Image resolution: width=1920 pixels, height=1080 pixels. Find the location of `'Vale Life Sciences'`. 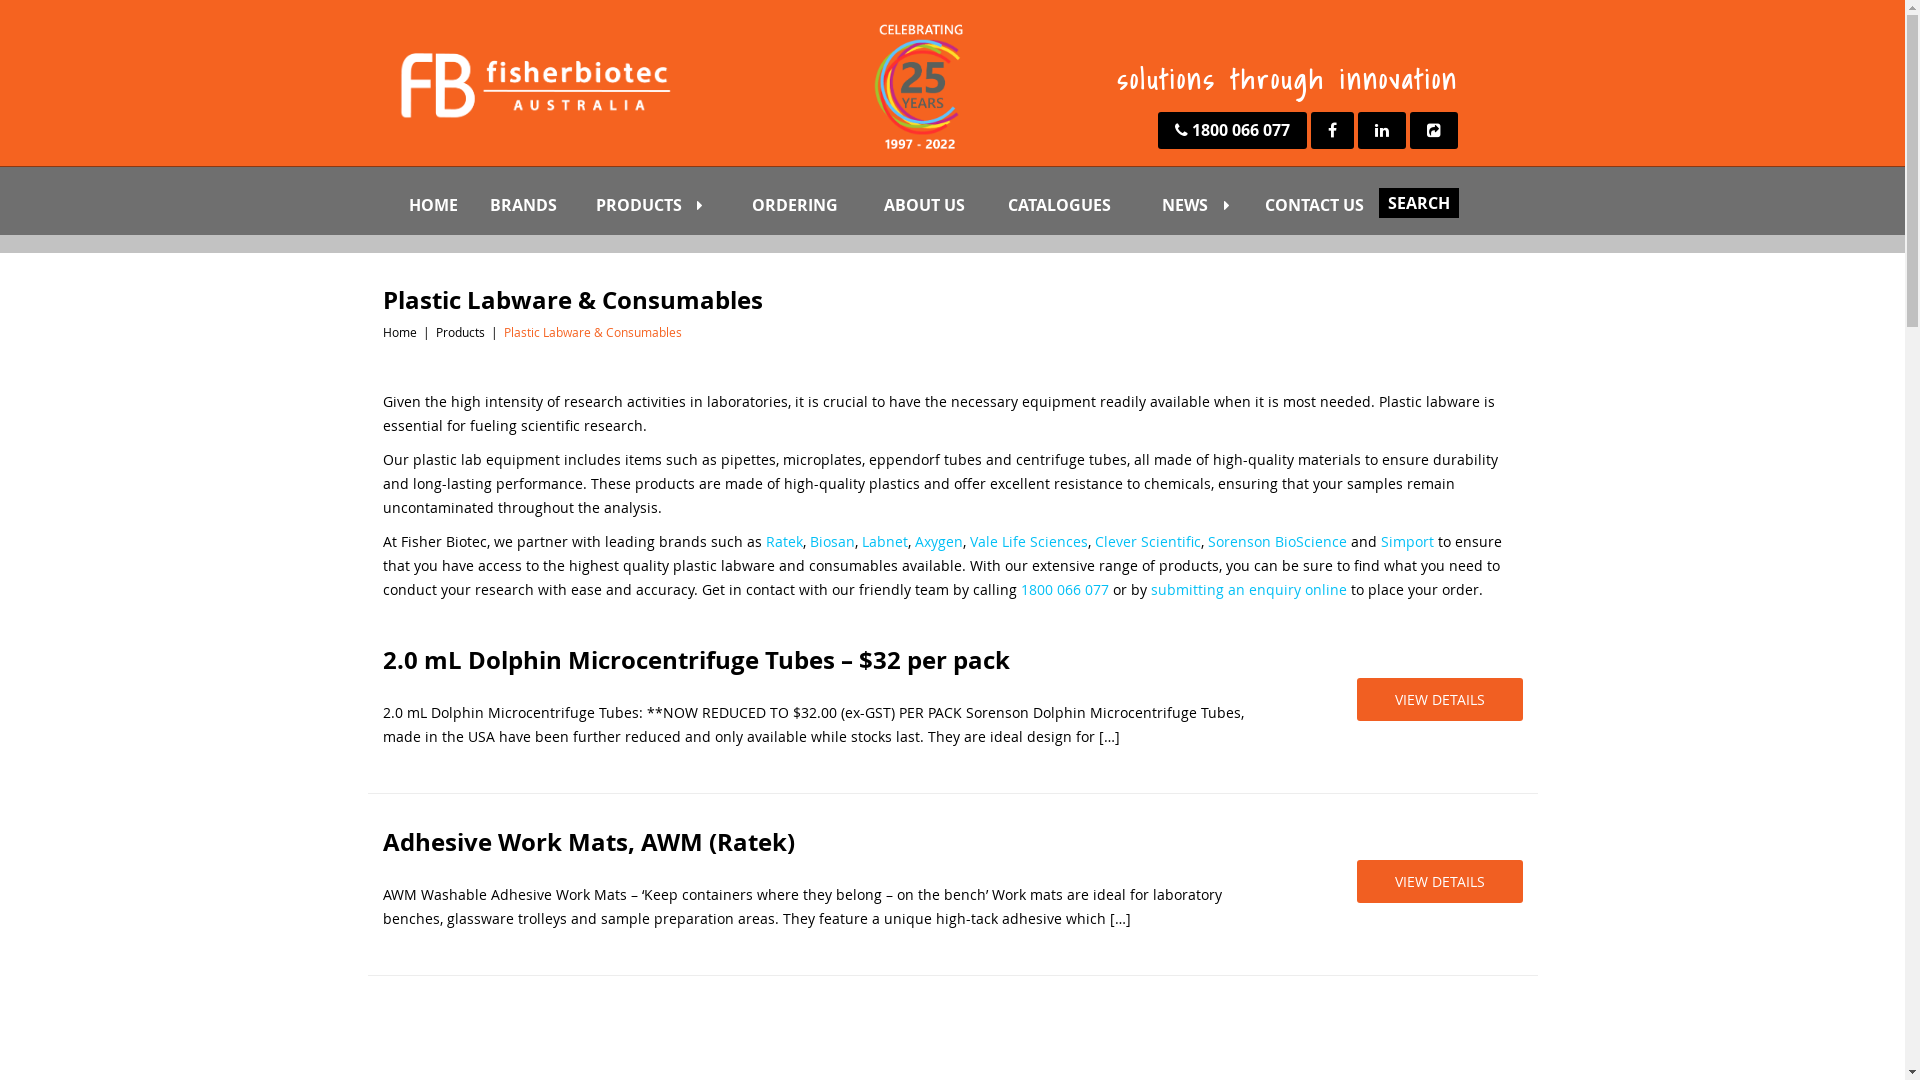

'Vale Life Sciences' is located at coordinates (1028, 541).